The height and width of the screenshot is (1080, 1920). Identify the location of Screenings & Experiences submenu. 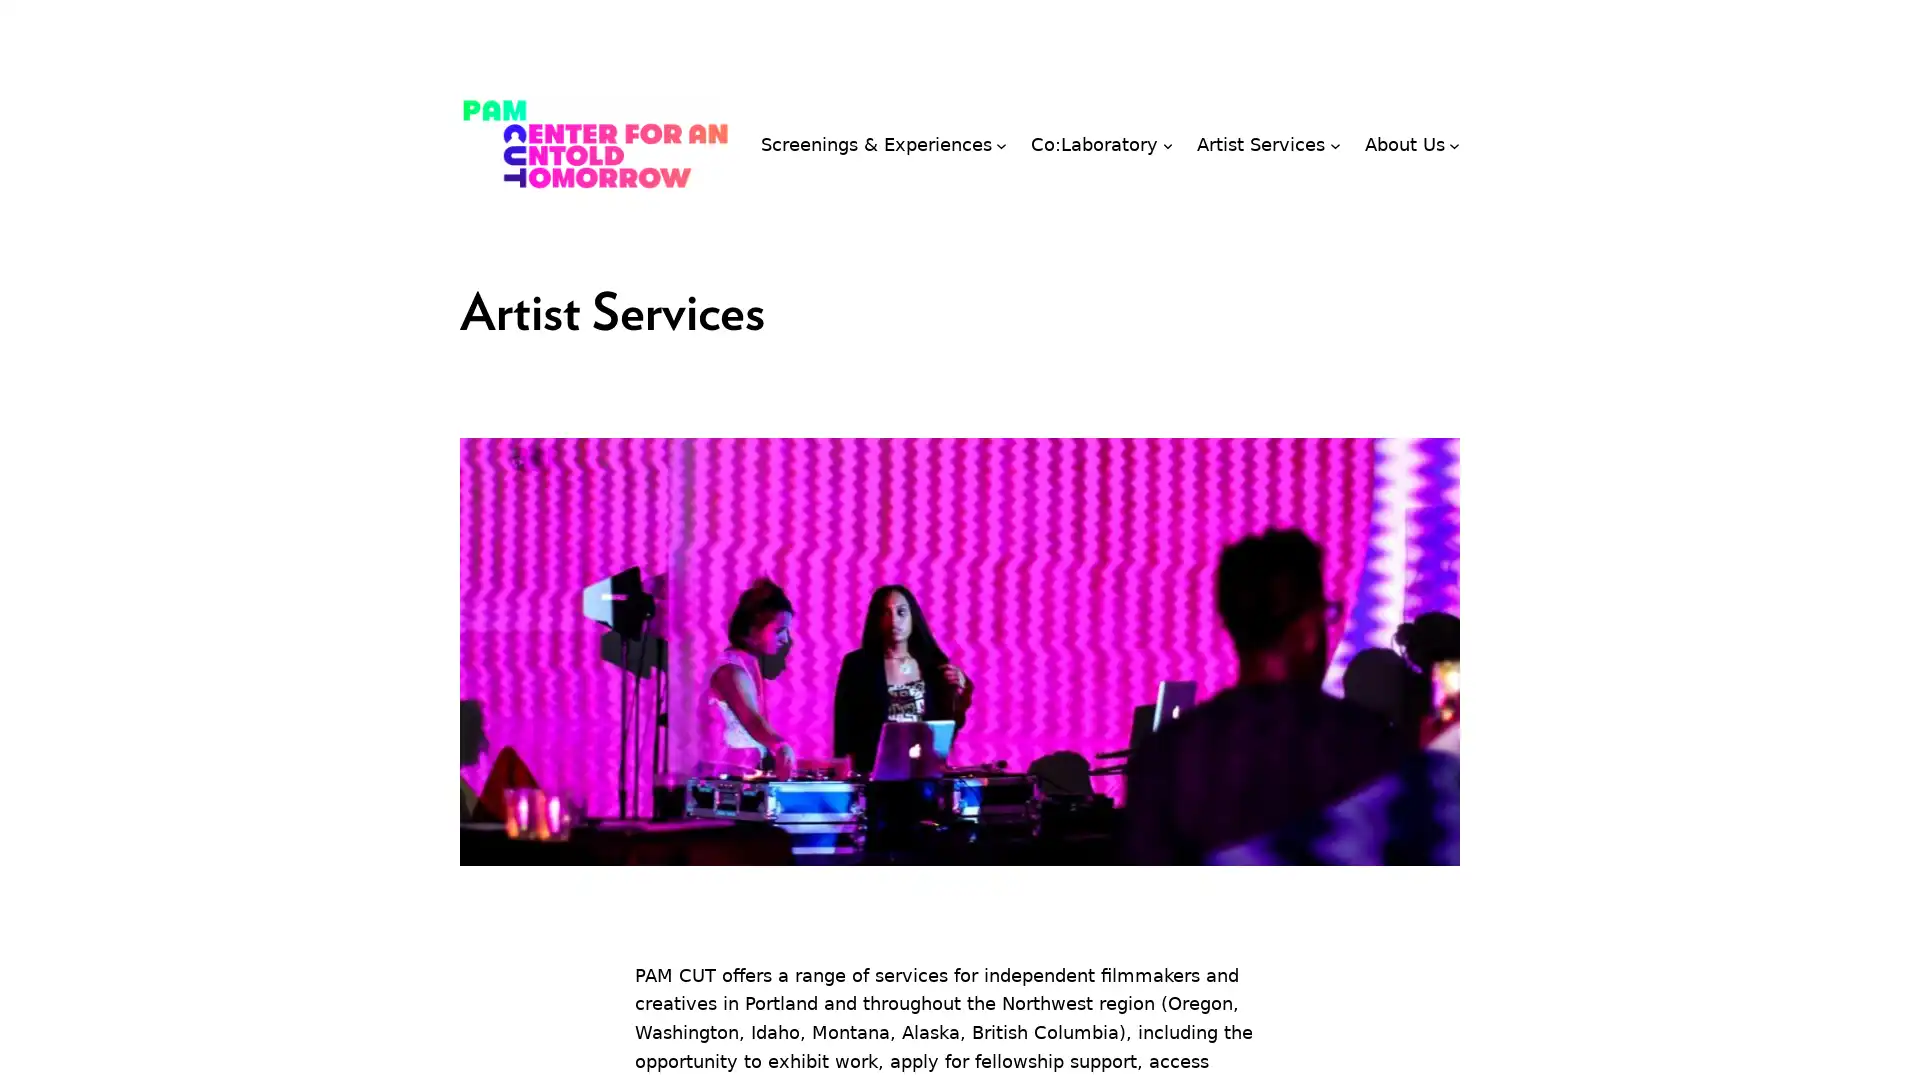
(1001, 143).